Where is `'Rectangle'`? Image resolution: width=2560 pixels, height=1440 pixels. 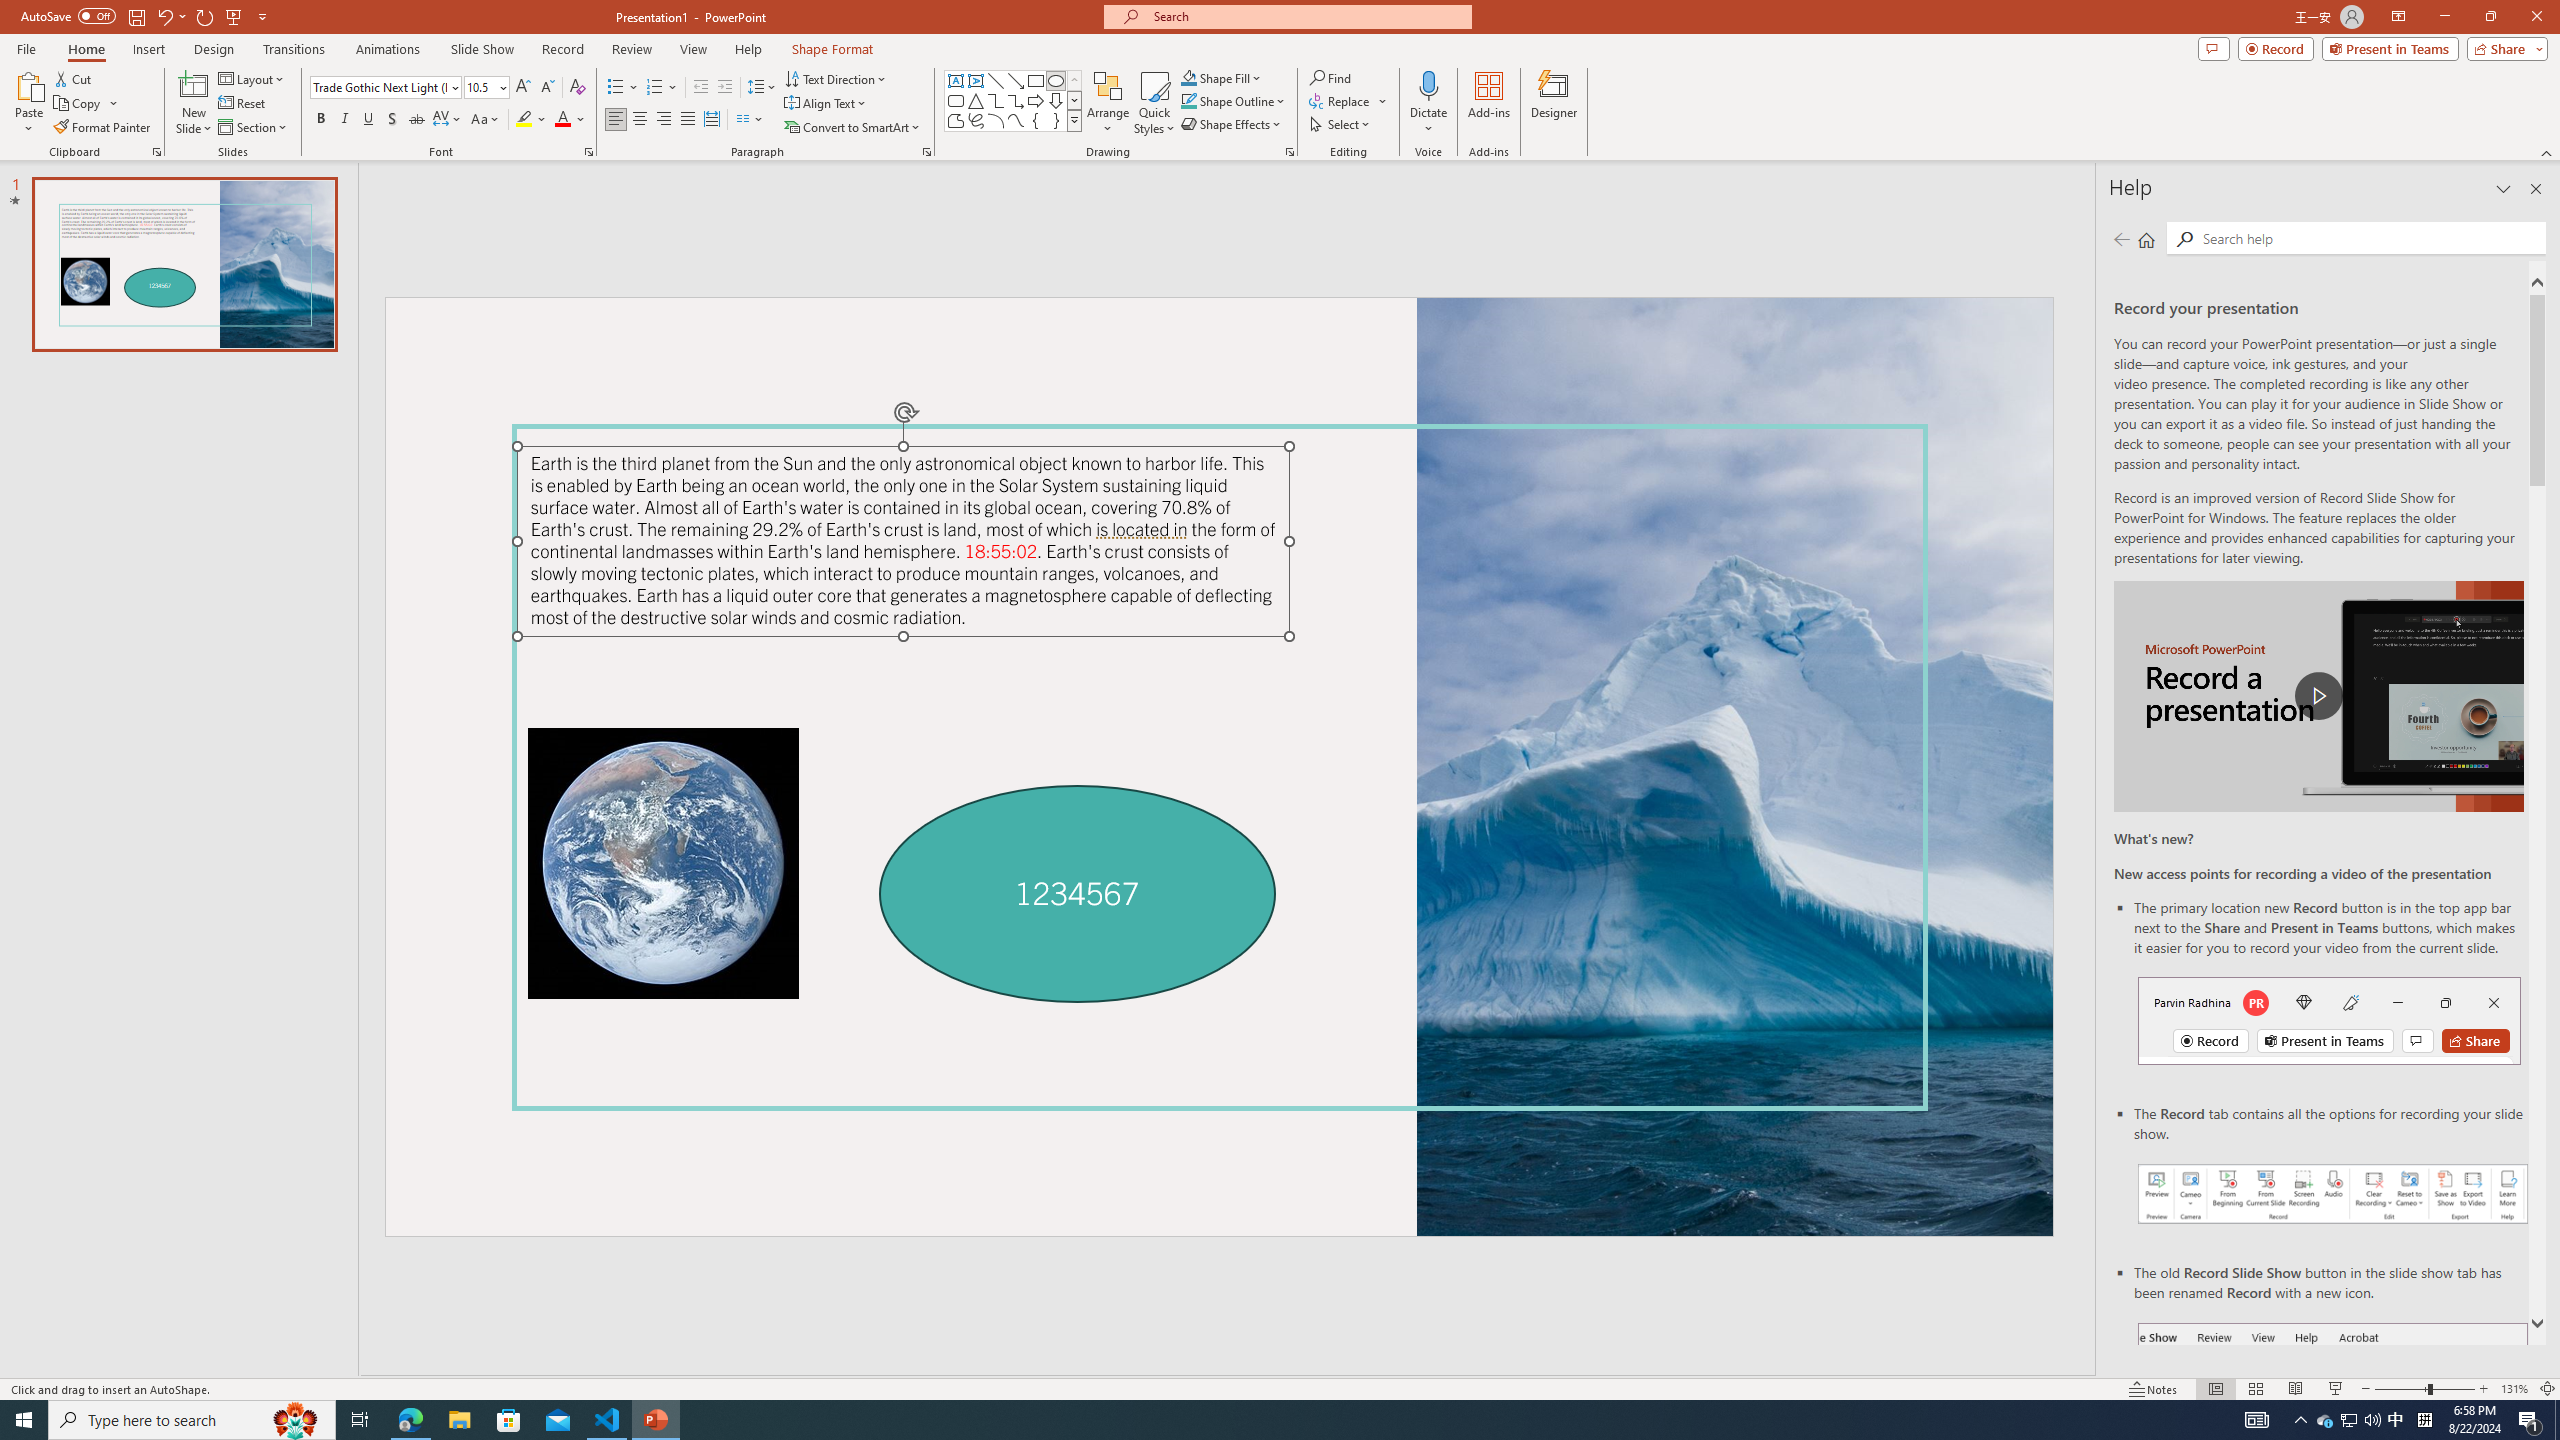 'Rectangle' is located at coordinates (1035, 80).